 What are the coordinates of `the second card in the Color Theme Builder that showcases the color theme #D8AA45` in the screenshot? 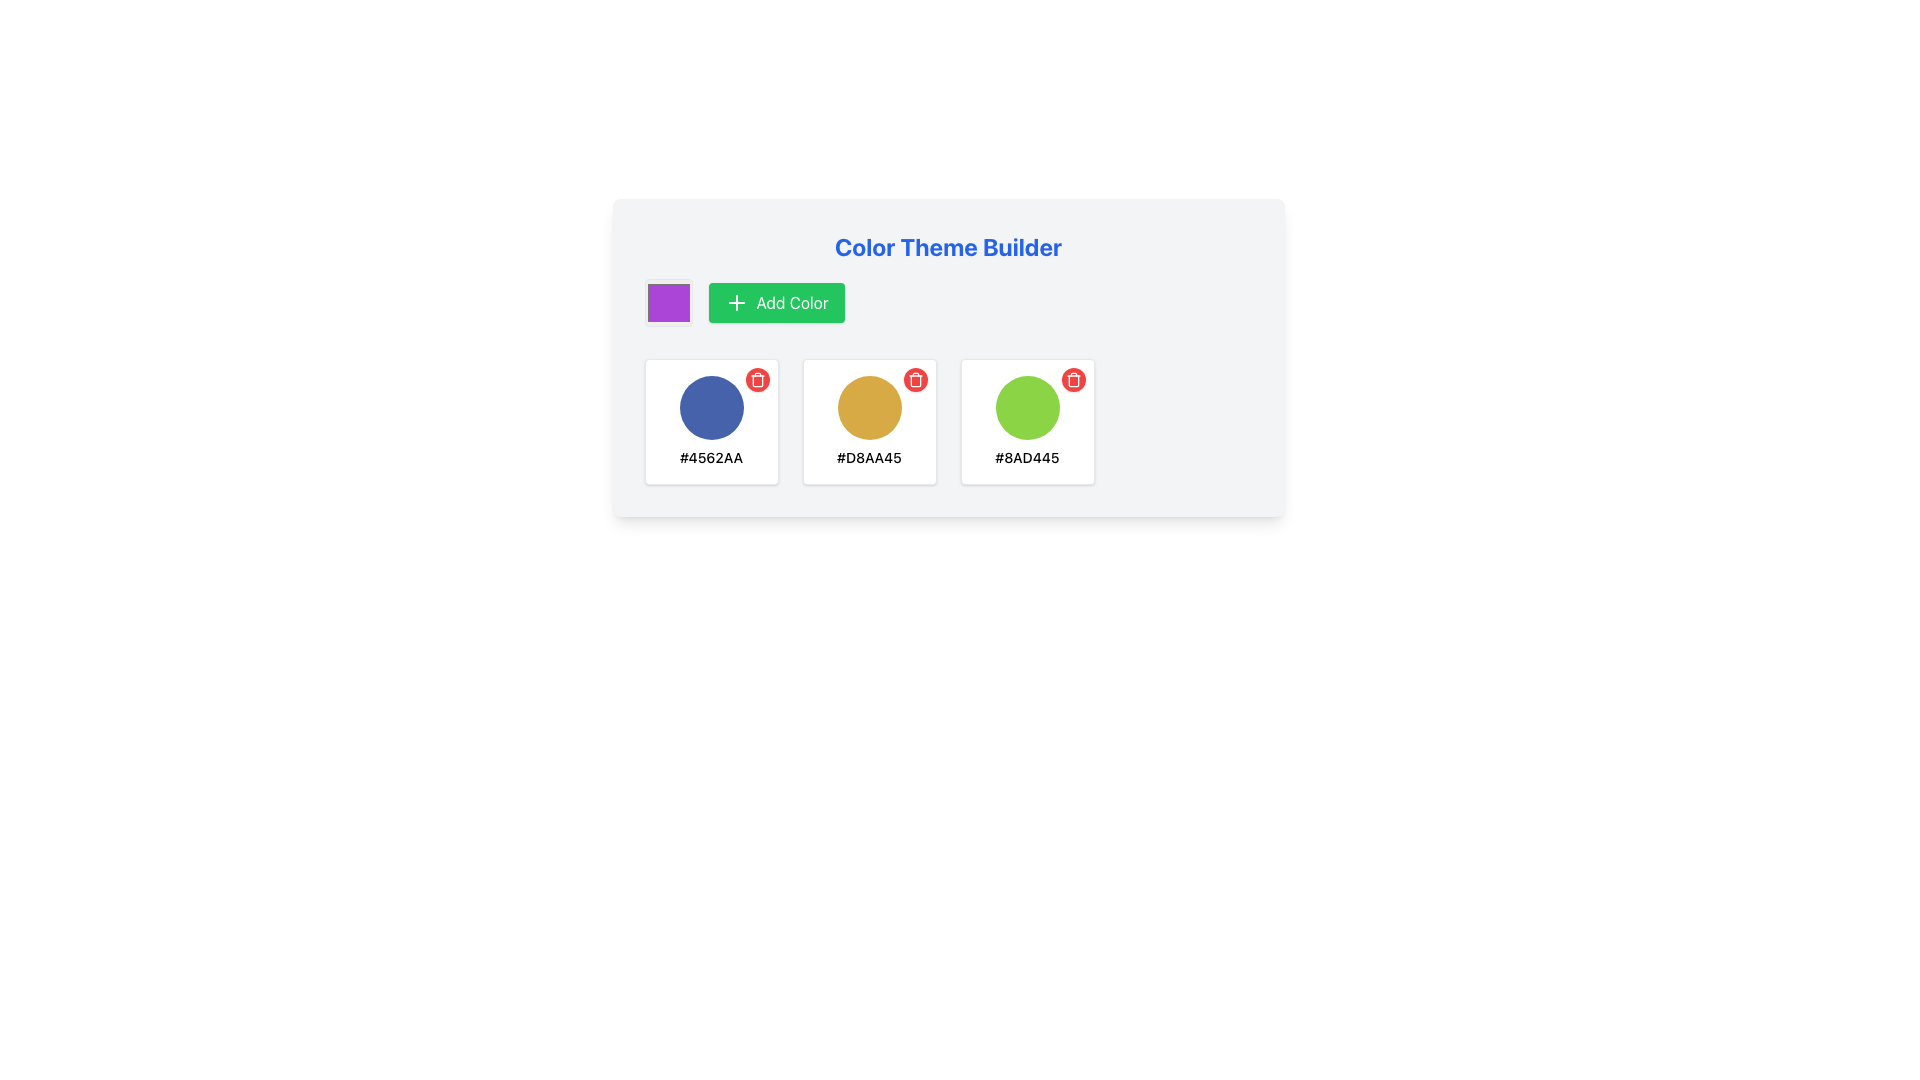 It's located at (869, 420).